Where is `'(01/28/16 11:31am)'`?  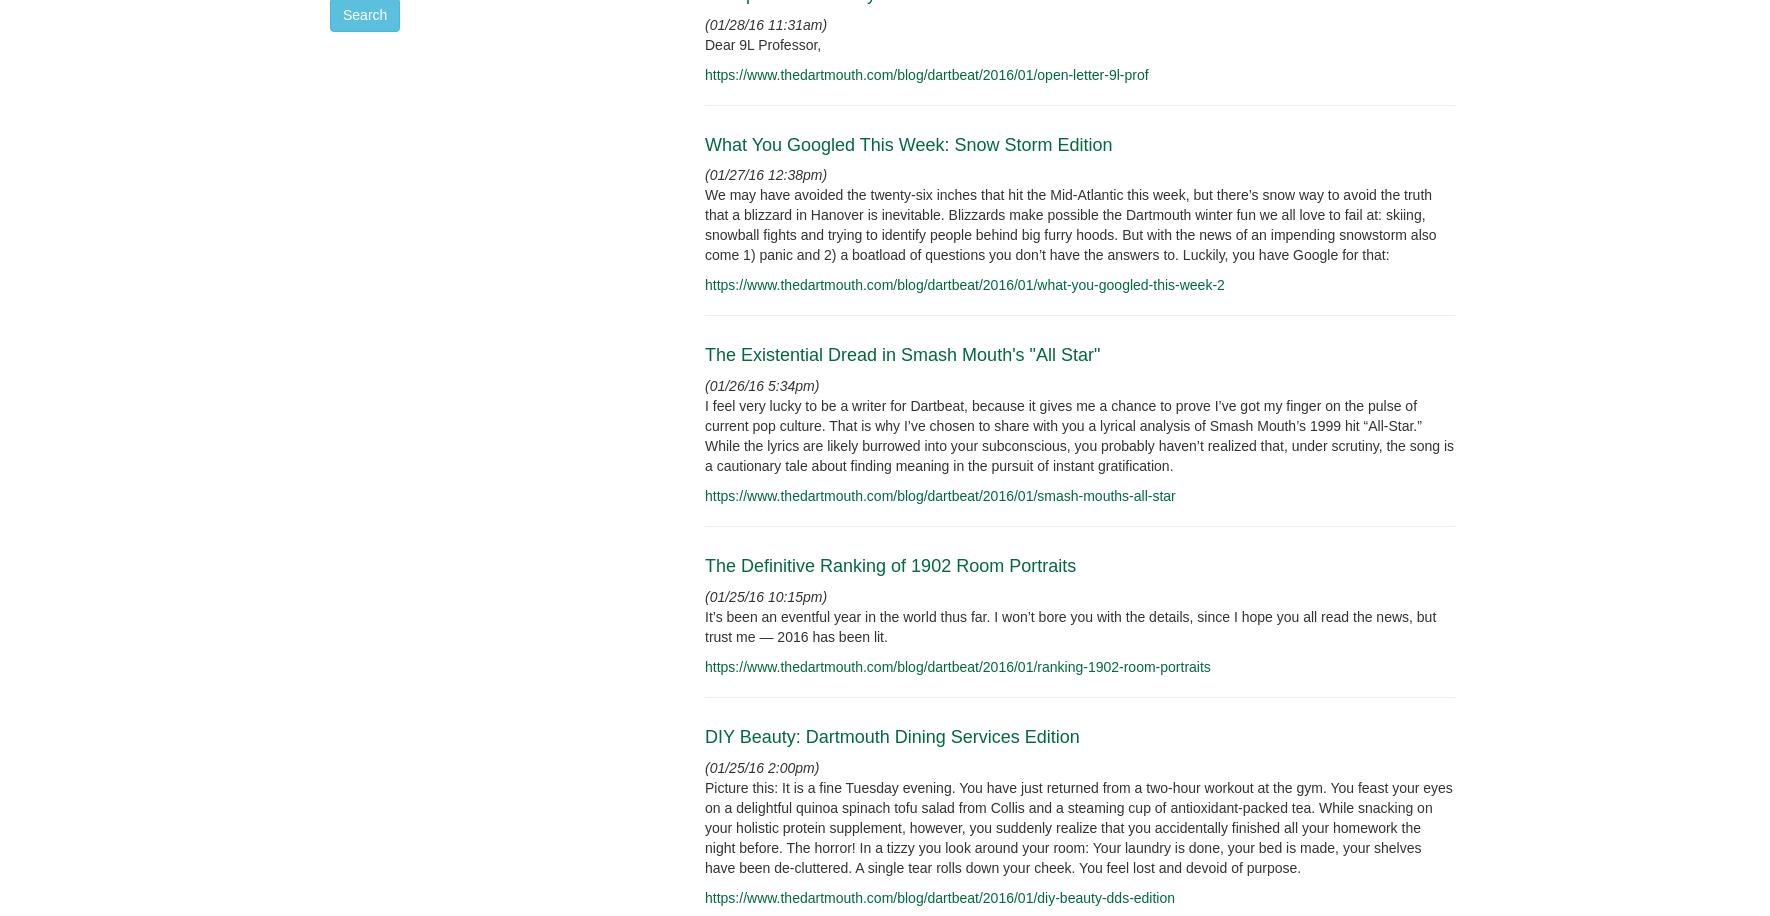
'(01/28/16 11:31am)' is located at coordinates (703, 23).